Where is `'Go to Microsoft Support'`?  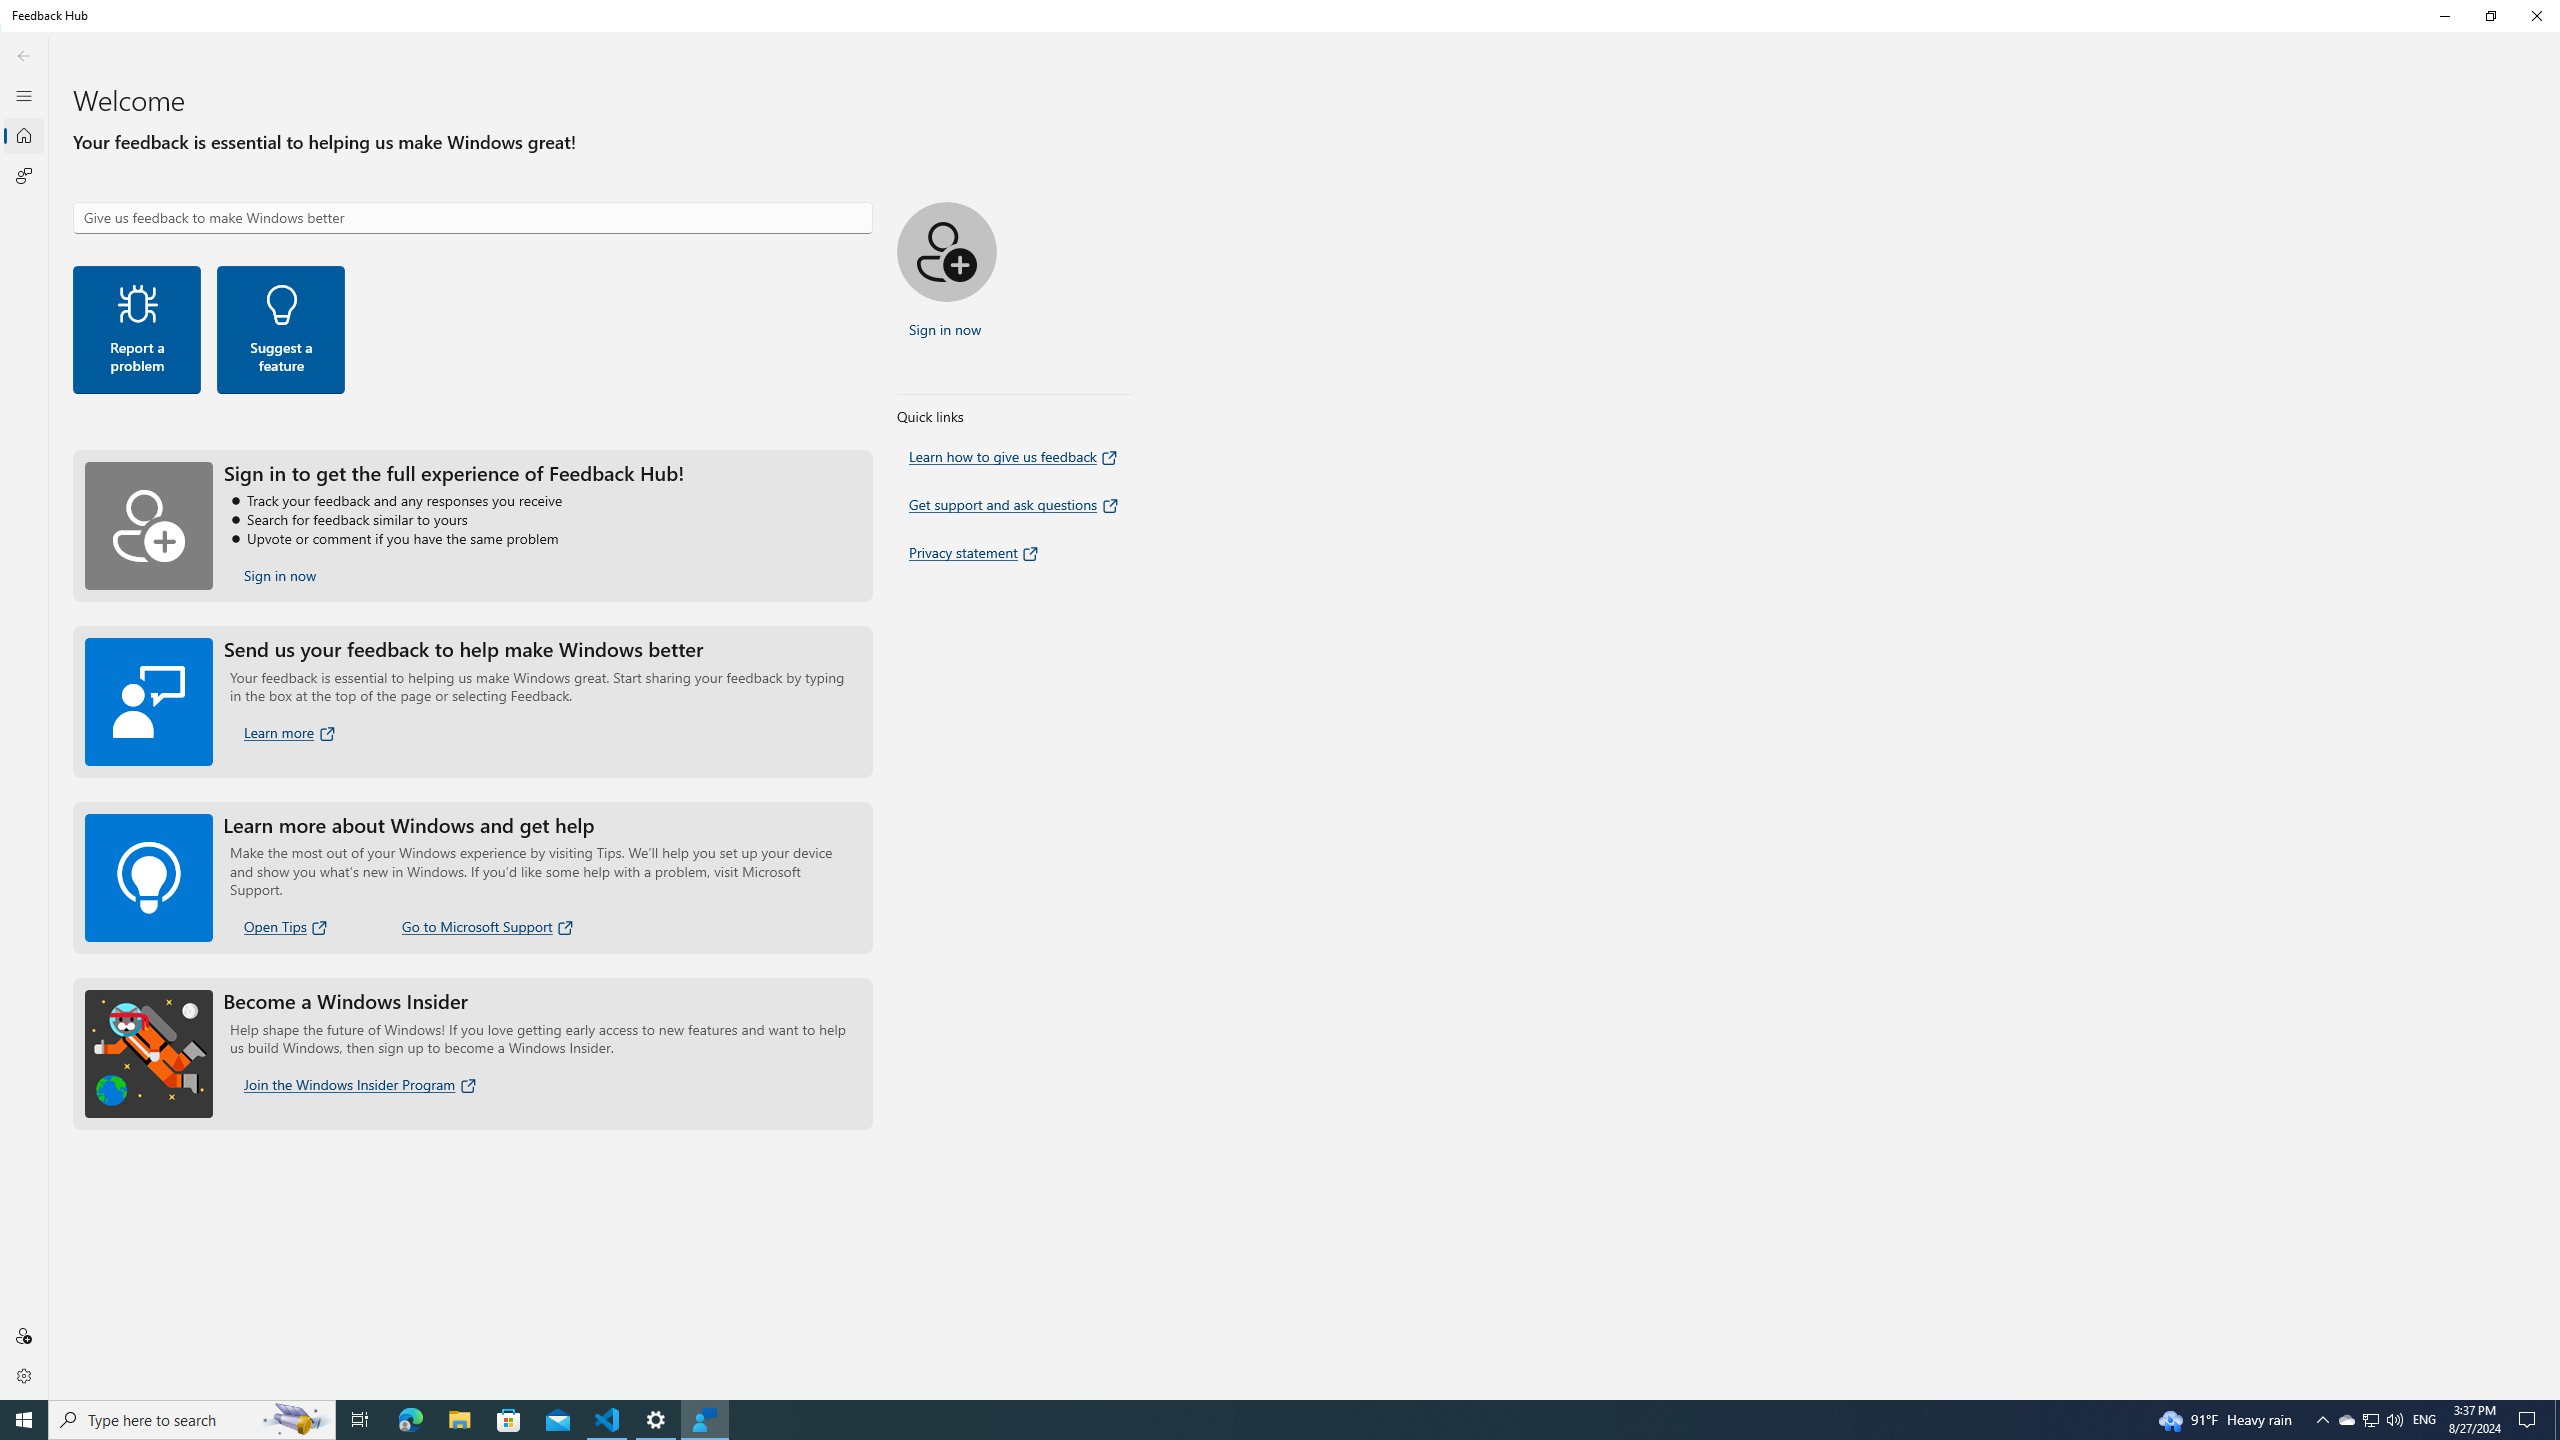 'Go to Microsoft Support' is located at coordinates (488, 926).